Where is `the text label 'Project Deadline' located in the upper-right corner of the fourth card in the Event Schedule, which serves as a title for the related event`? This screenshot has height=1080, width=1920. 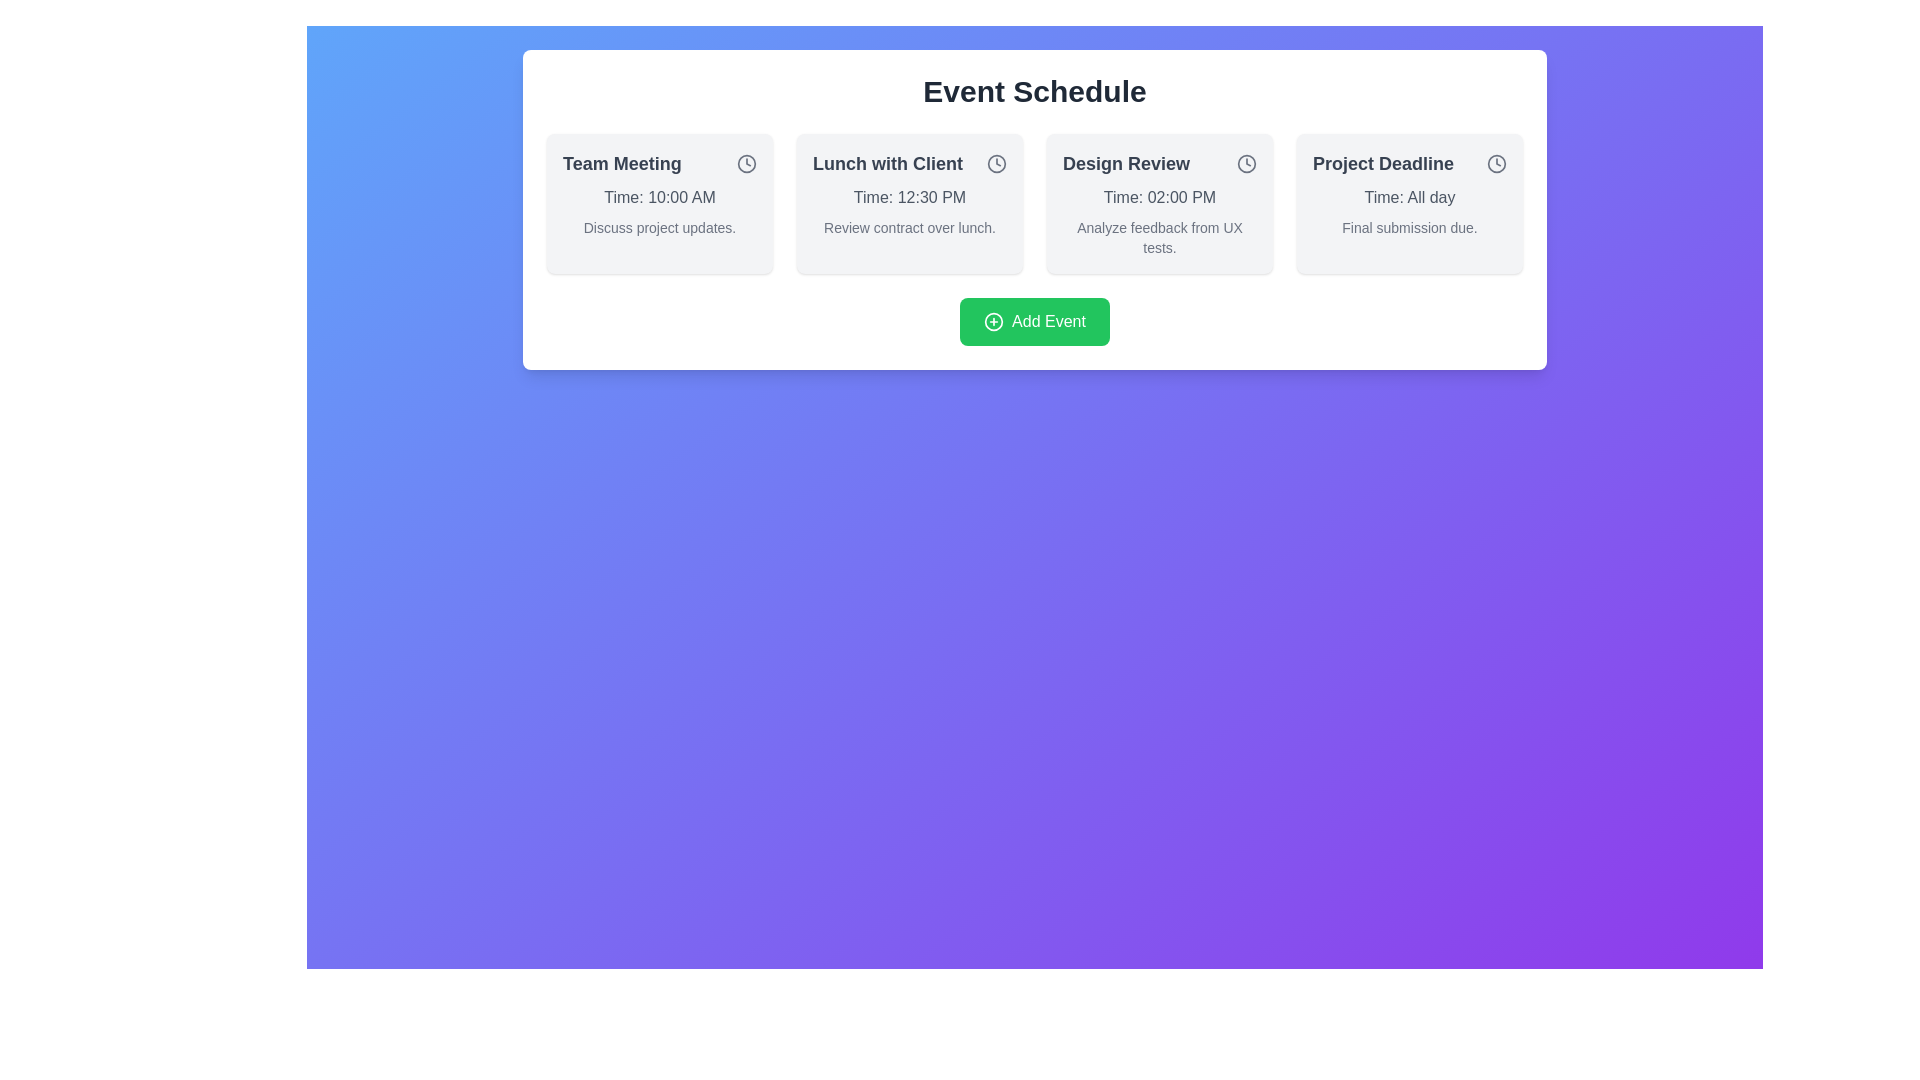
the text label 'Project Deadline' located in the upper-right corner of the fourth card in the Event Schedule, which serves as a title for the related event is located at coordinates (1382, 163).